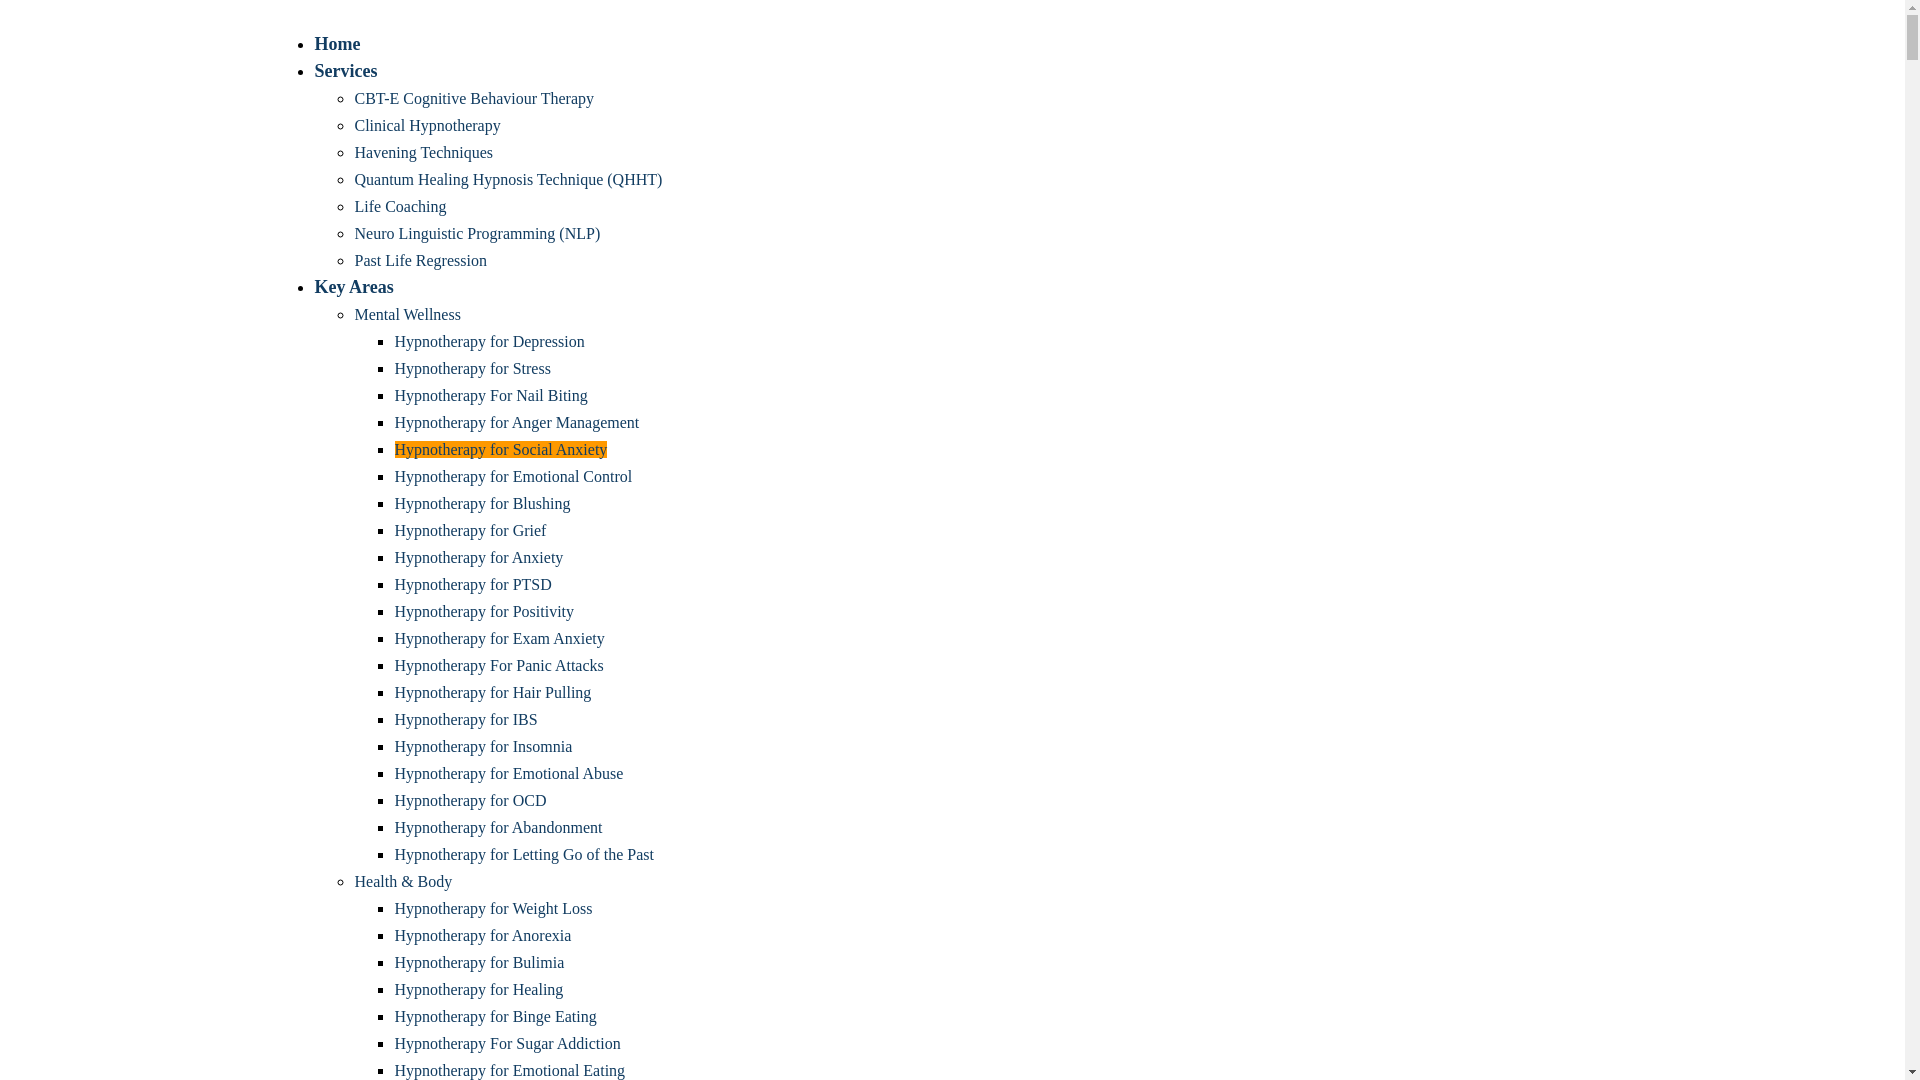  I want to click on 'Hypnotherapy for Emotional Abuse', so click(393, 772).